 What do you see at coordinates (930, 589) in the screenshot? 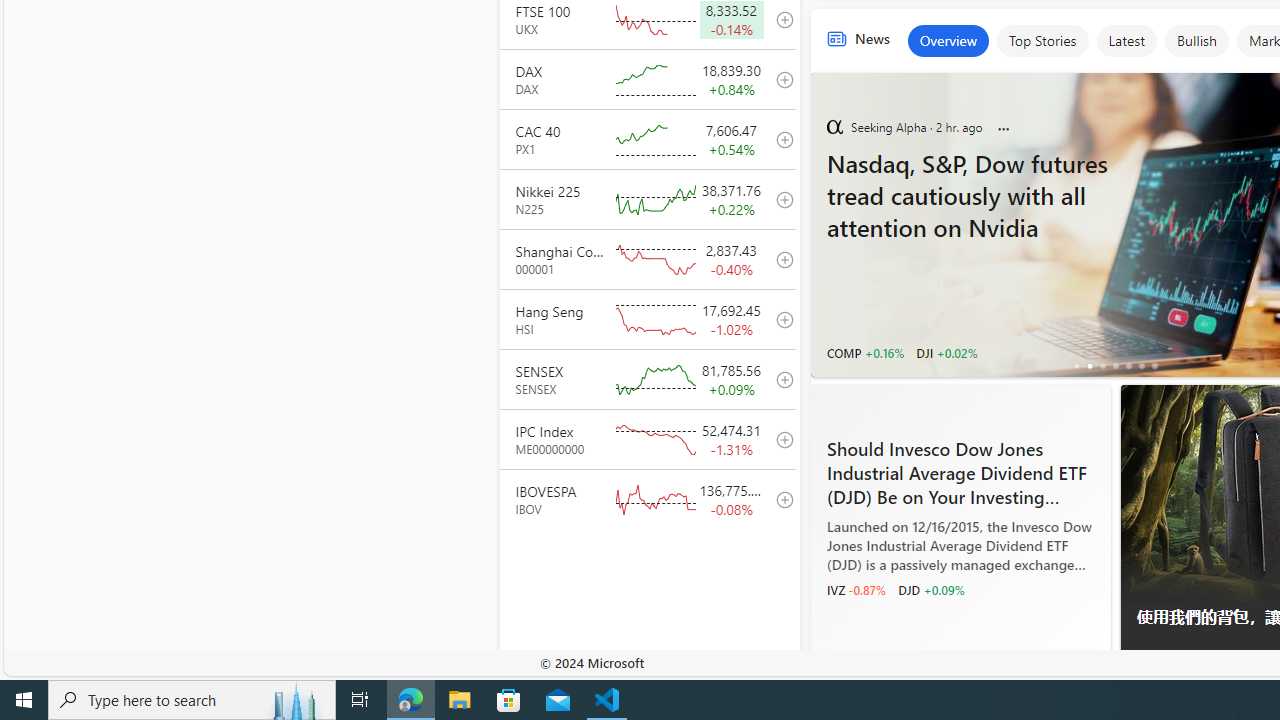
I see `'DJD +0.09%'` at bounding box center [930, 589].